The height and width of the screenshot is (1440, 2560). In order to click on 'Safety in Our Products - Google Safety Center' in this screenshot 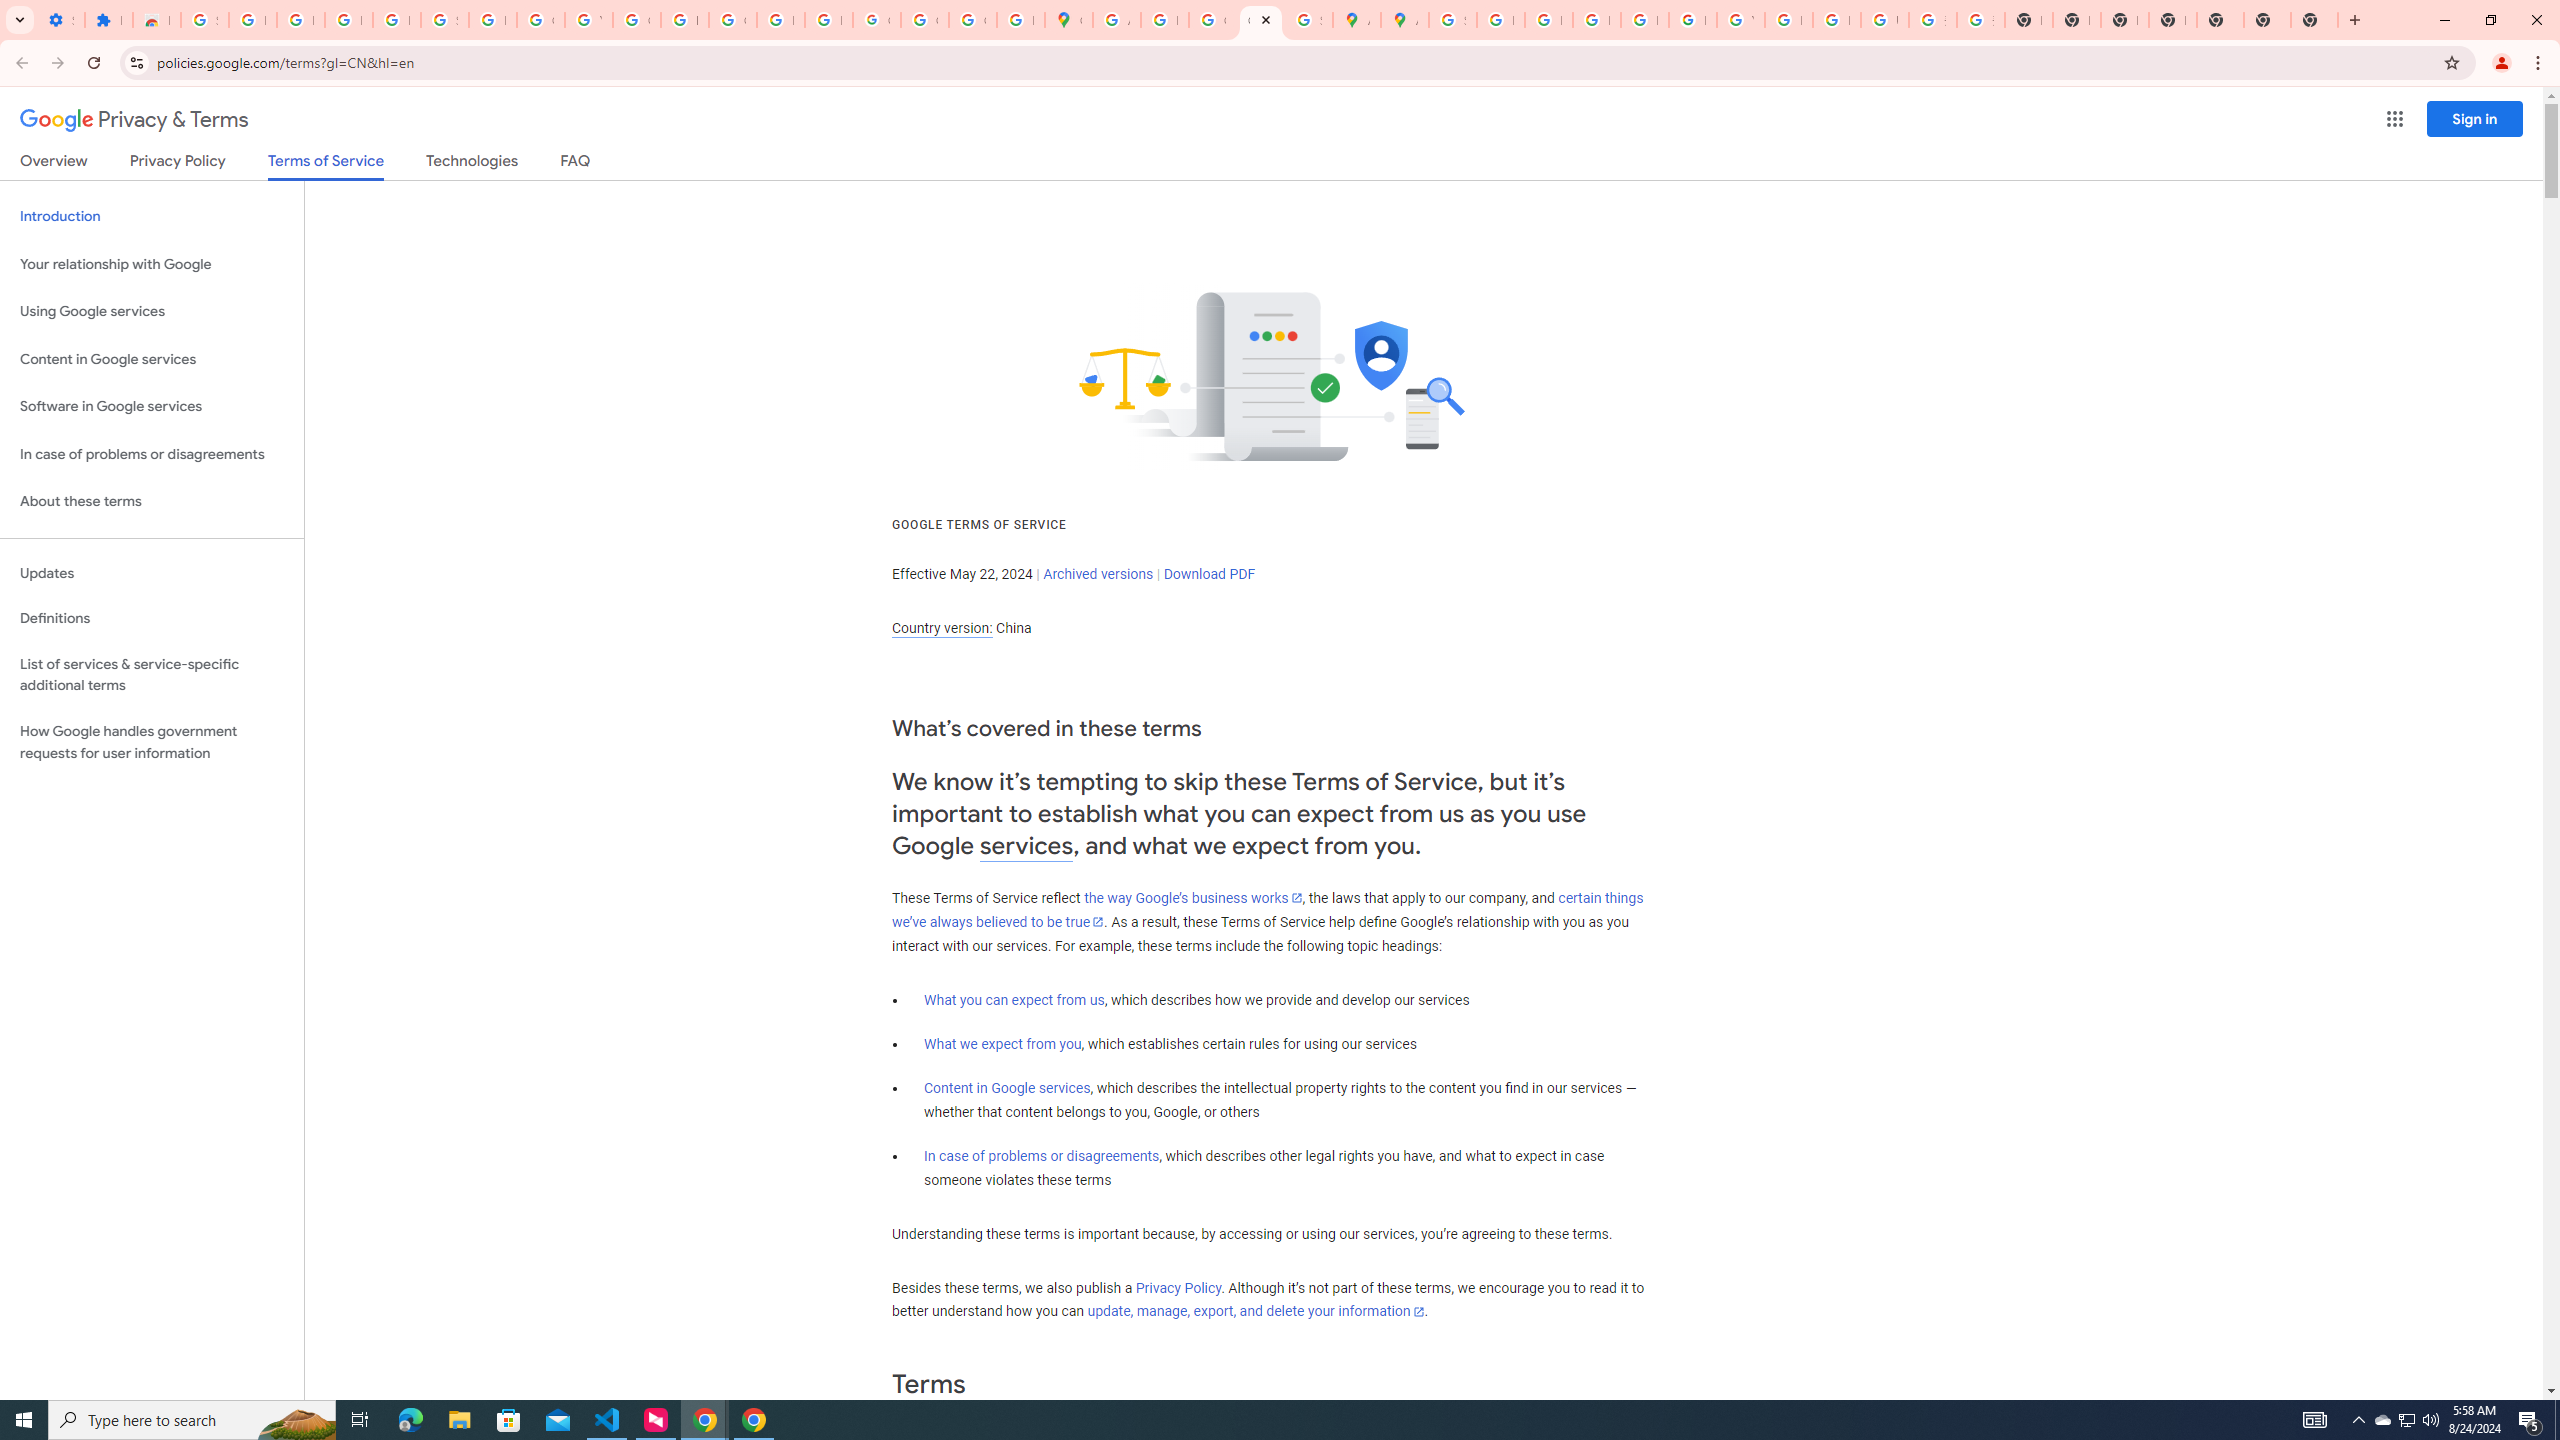, I will do `click(1308, 19)`.